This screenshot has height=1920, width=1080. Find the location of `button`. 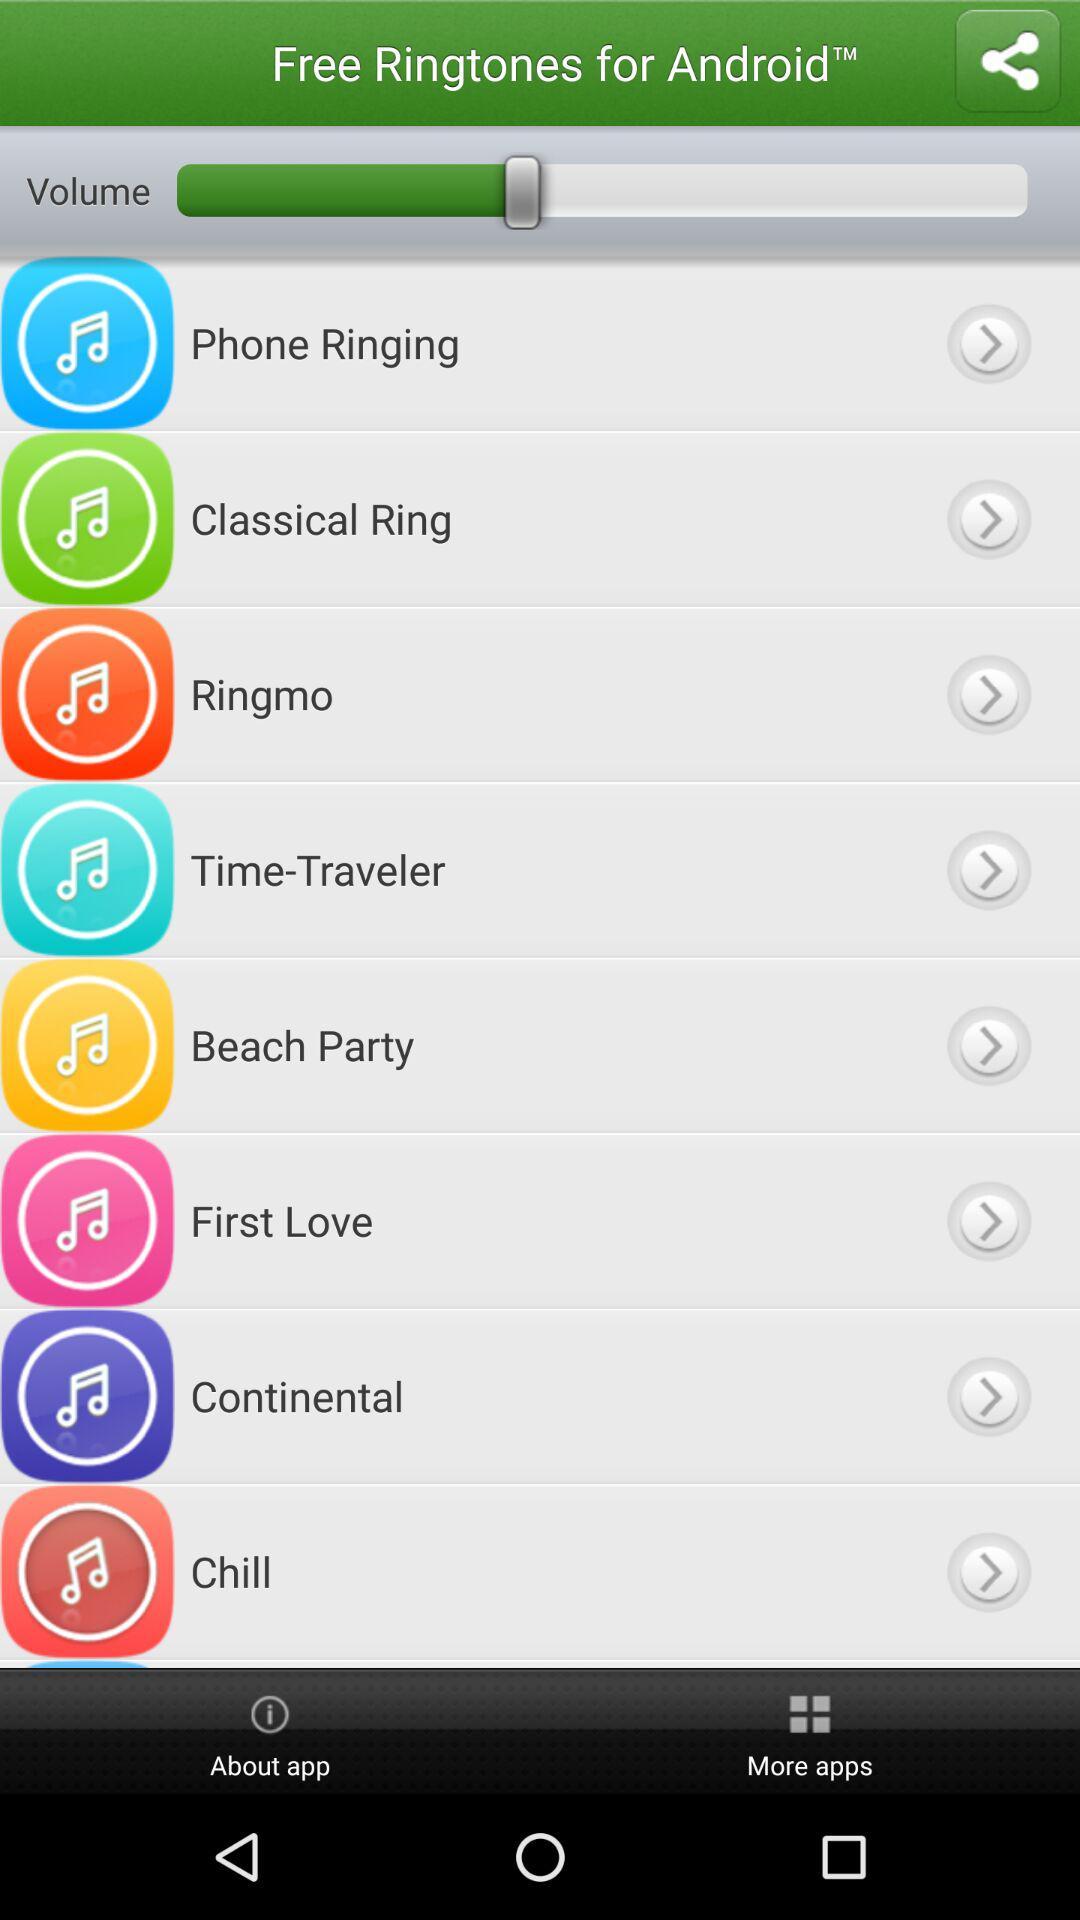

button is located at coordinates (987, 343).